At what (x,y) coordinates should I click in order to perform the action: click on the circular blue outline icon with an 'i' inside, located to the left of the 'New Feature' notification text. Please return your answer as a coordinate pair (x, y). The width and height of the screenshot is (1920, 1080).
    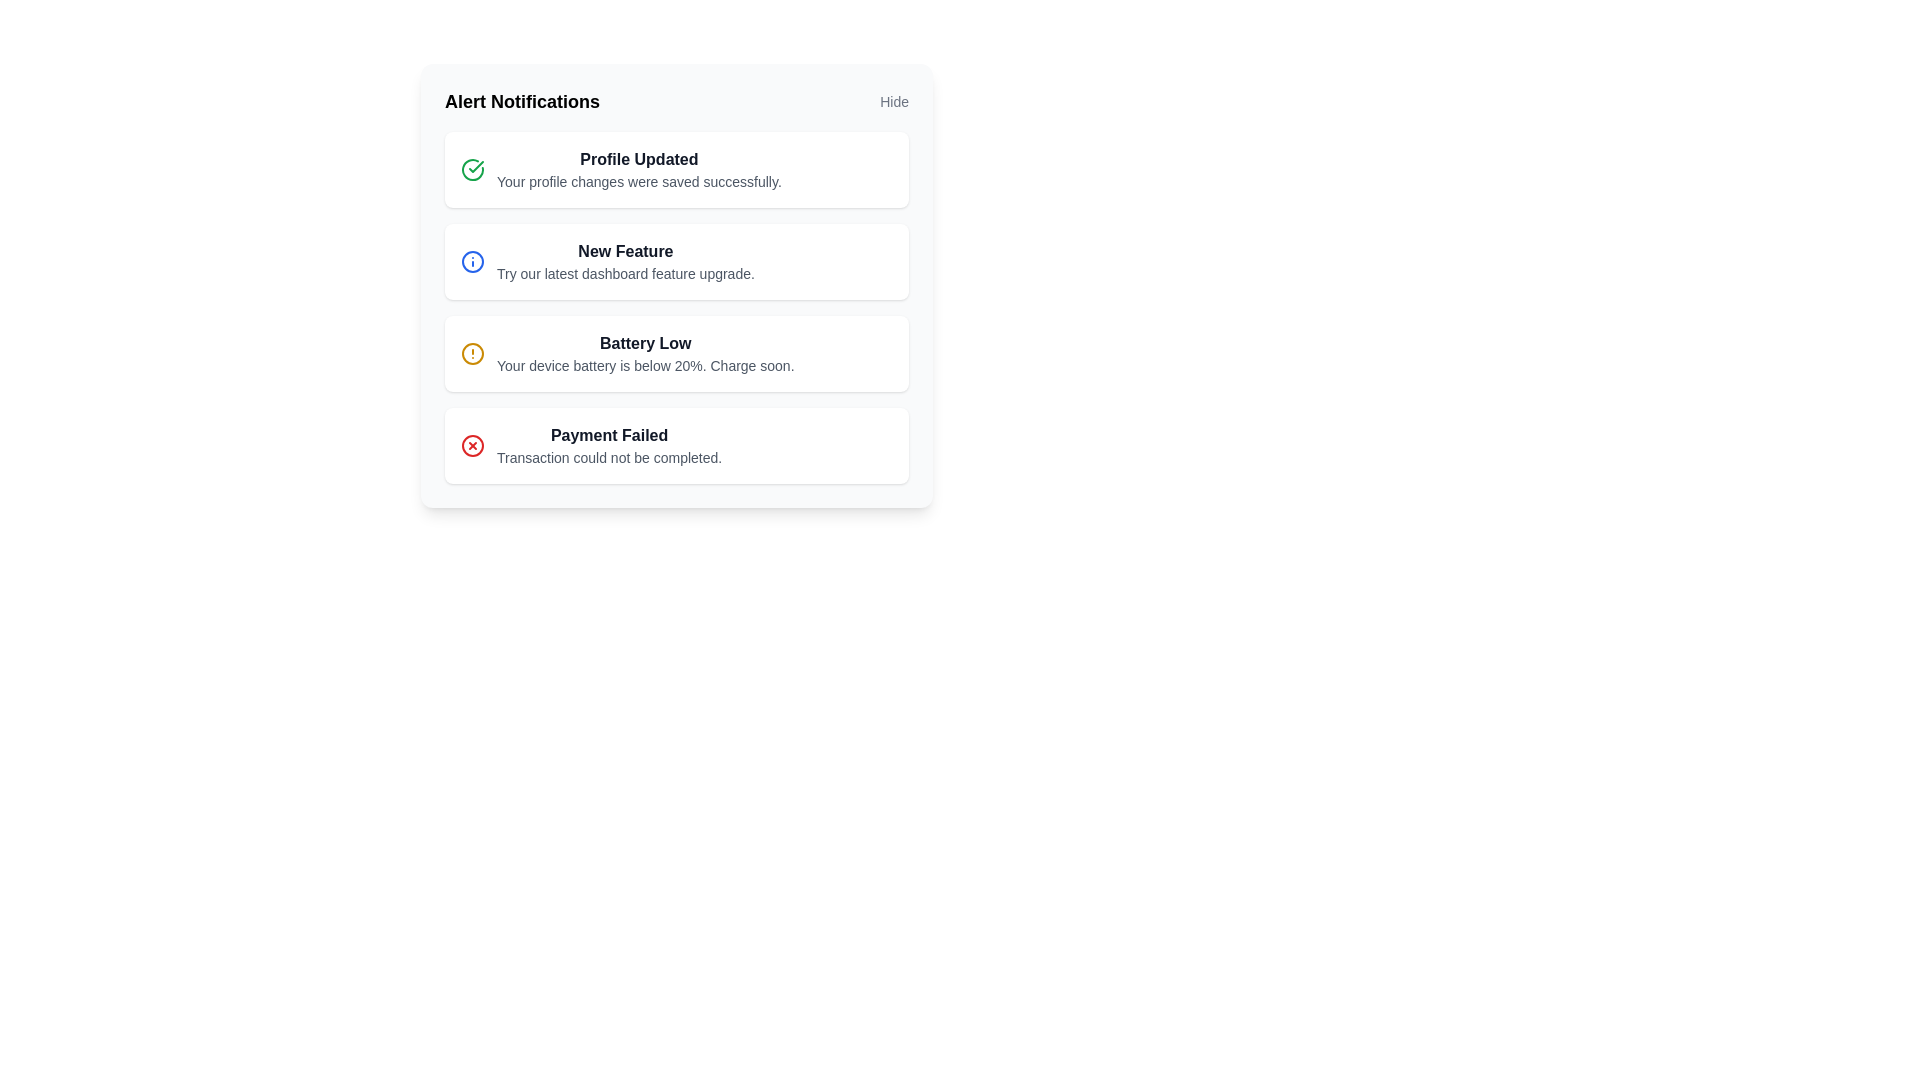
    Looking at the image, I should click on (472, 261).